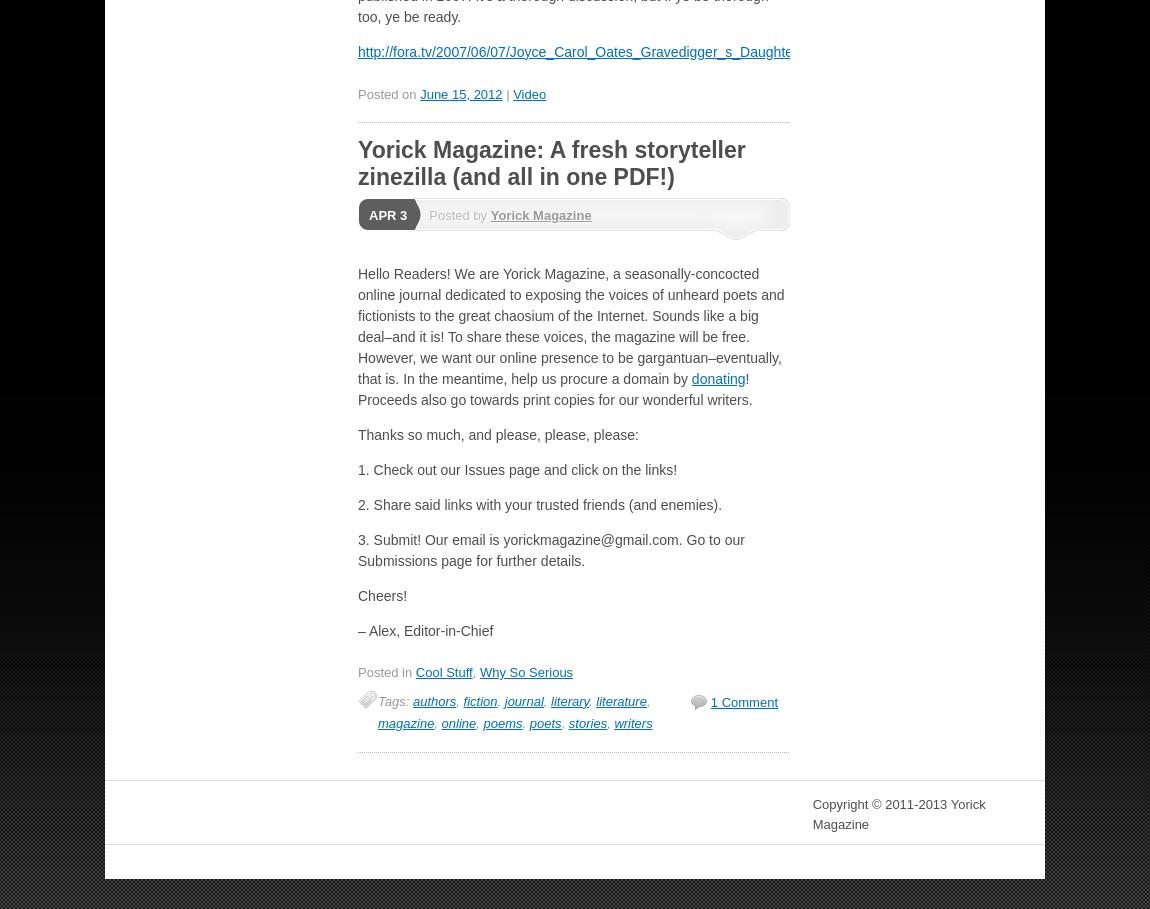 Image resolution: width=1150 pixels, height=909 pixels. What do you see at coordinates (478, 672) in the screenshot?
I see `'Why So Serious'` at bounding box center [478, 672].